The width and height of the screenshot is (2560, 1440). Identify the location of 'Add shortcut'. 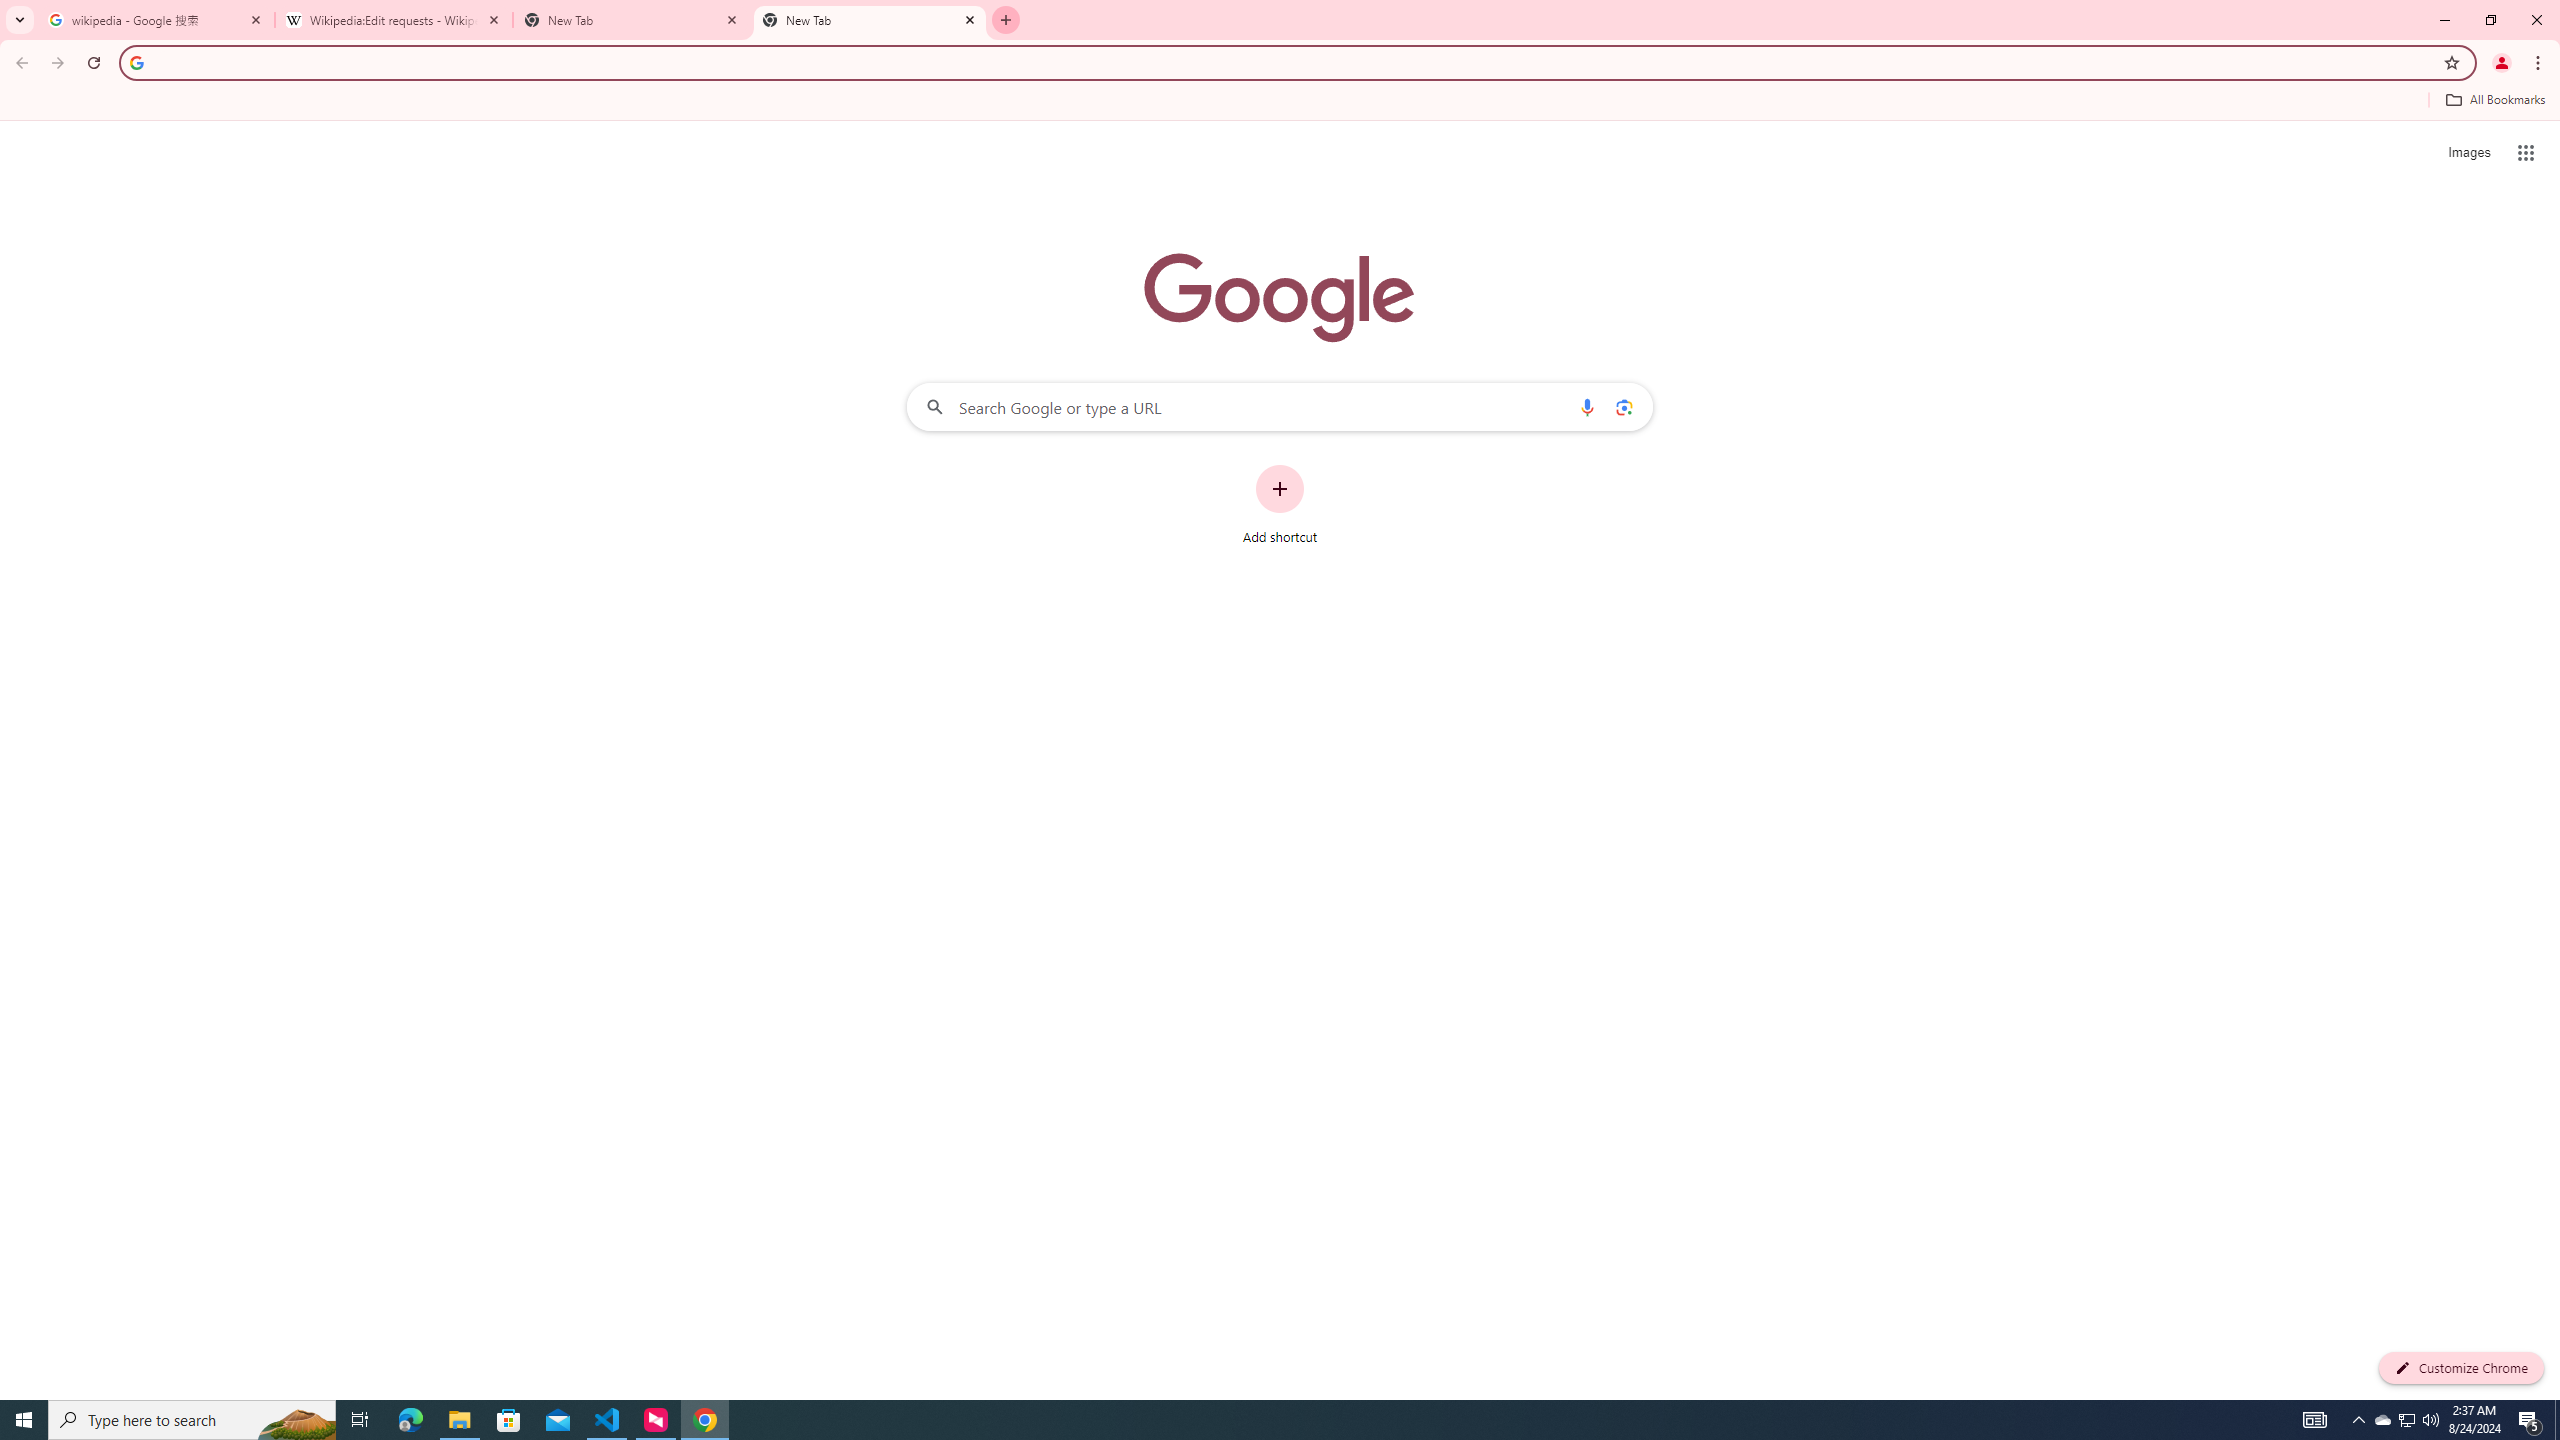
(1280, 505).